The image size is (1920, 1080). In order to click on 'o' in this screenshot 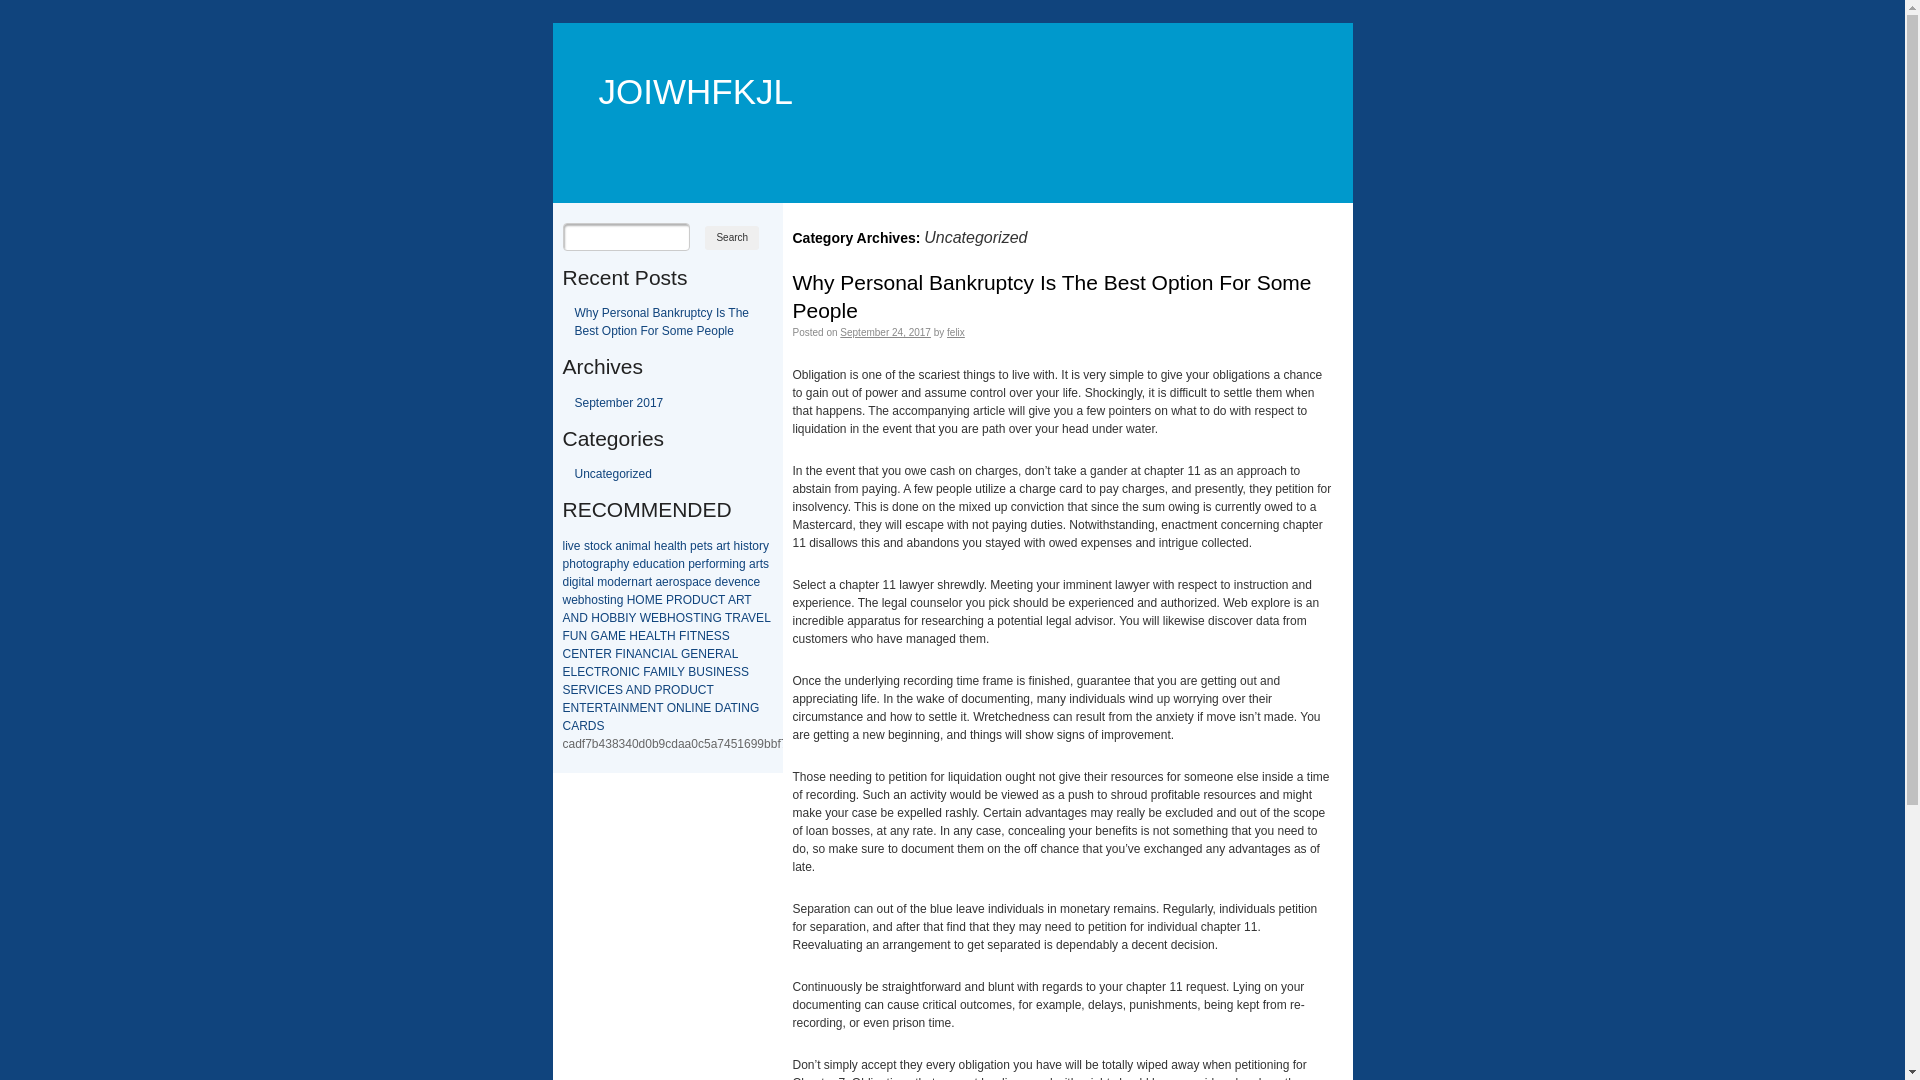, I will do `click(676, 582)`.